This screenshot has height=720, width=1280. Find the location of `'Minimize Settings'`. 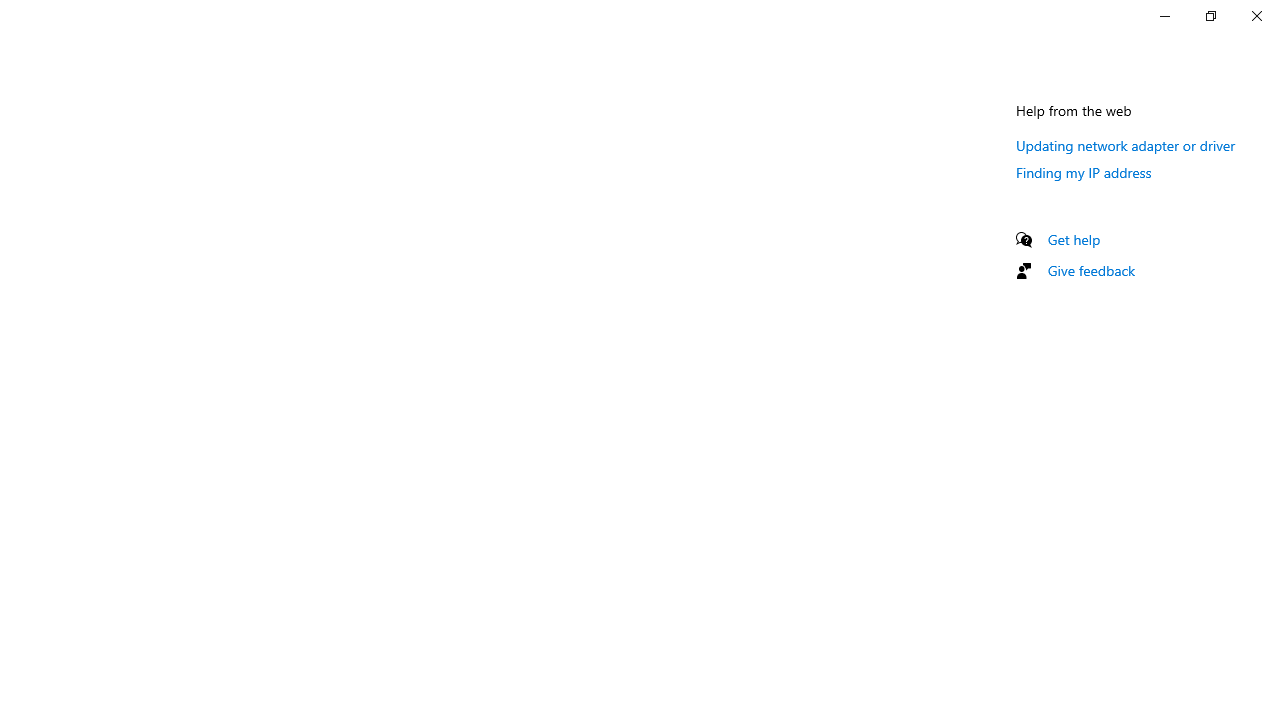

'Minimize Settings' is located at coordinates (1164, 15).